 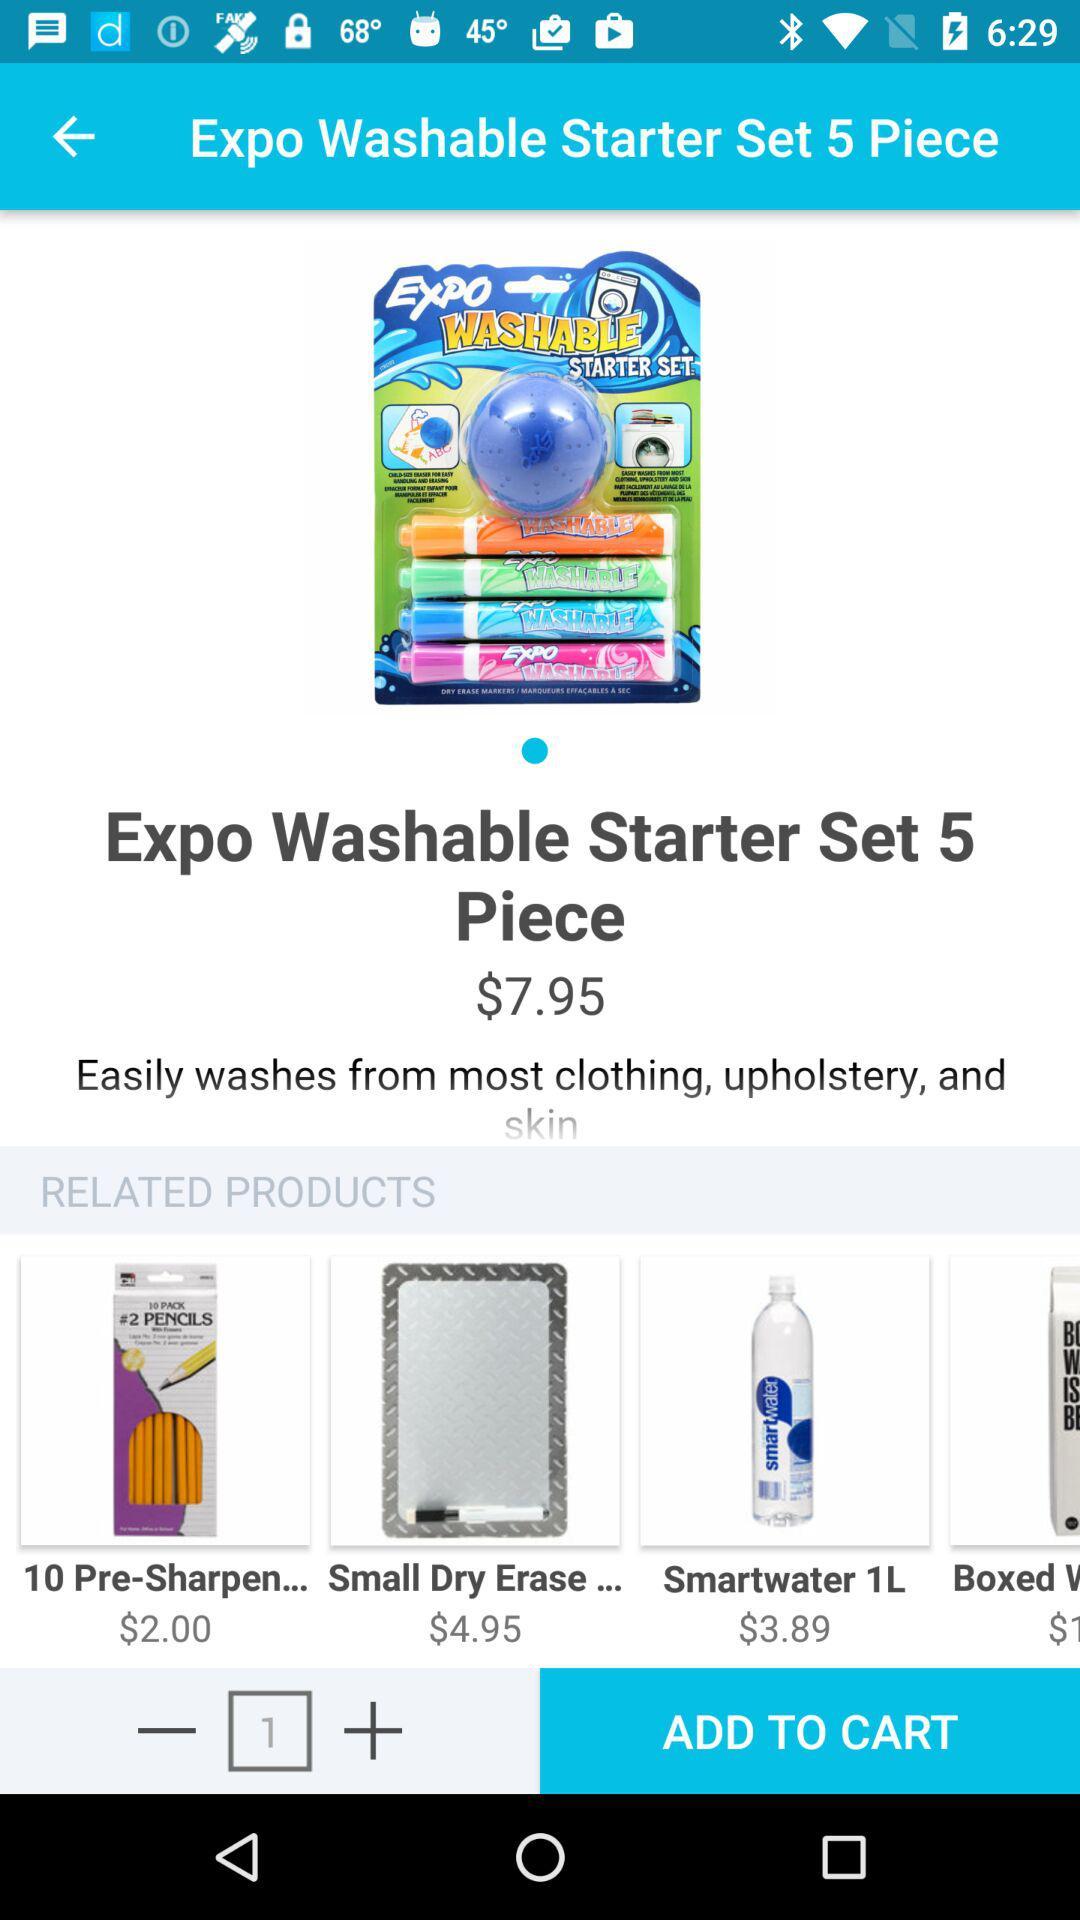 What do you see at coordinates (540, 1086) in the screenshot?
I see `advertisement link` at bounding box center [540, 1086].